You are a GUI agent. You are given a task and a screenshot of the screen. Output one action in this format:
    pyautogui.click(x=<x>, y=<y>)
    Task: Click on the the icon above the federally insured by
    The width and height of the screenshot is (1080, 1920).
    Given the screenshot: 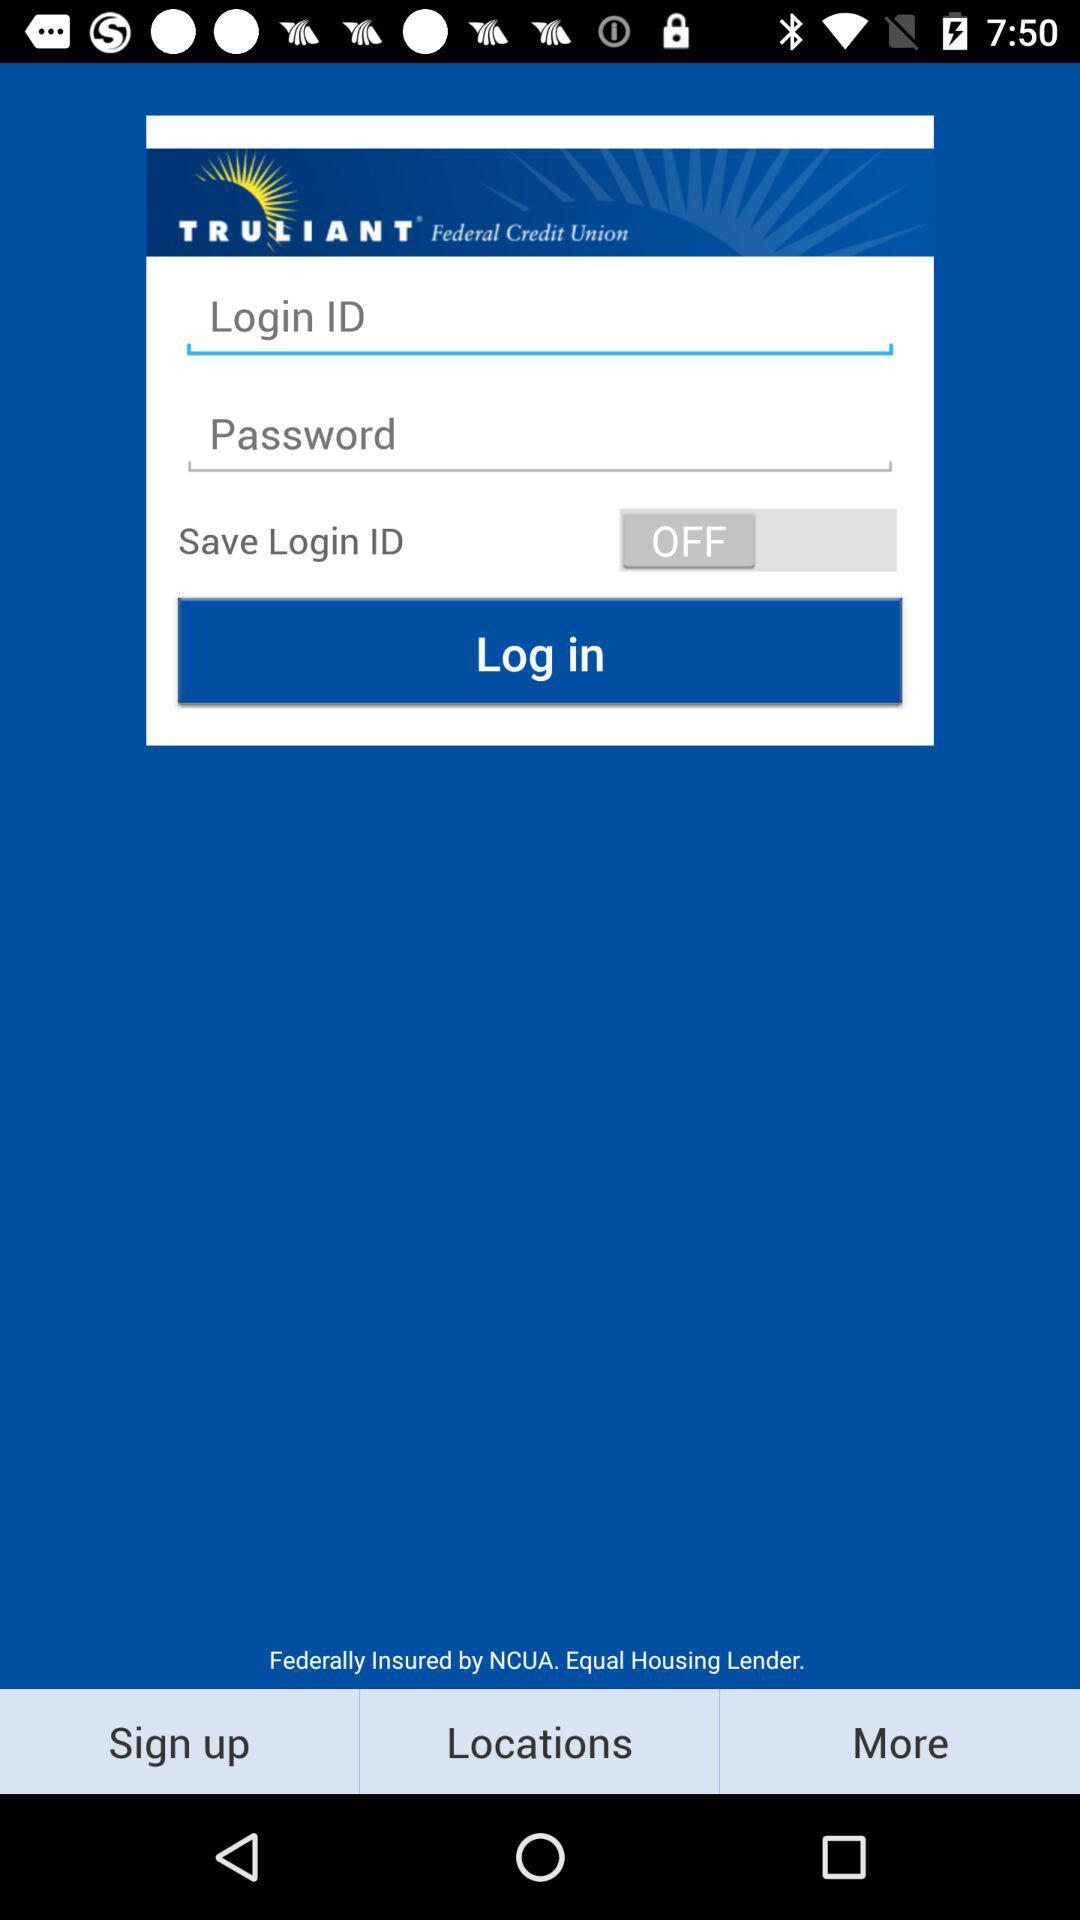 What is the action you would take?
    pyautogui.click(x=540, y=652)
    